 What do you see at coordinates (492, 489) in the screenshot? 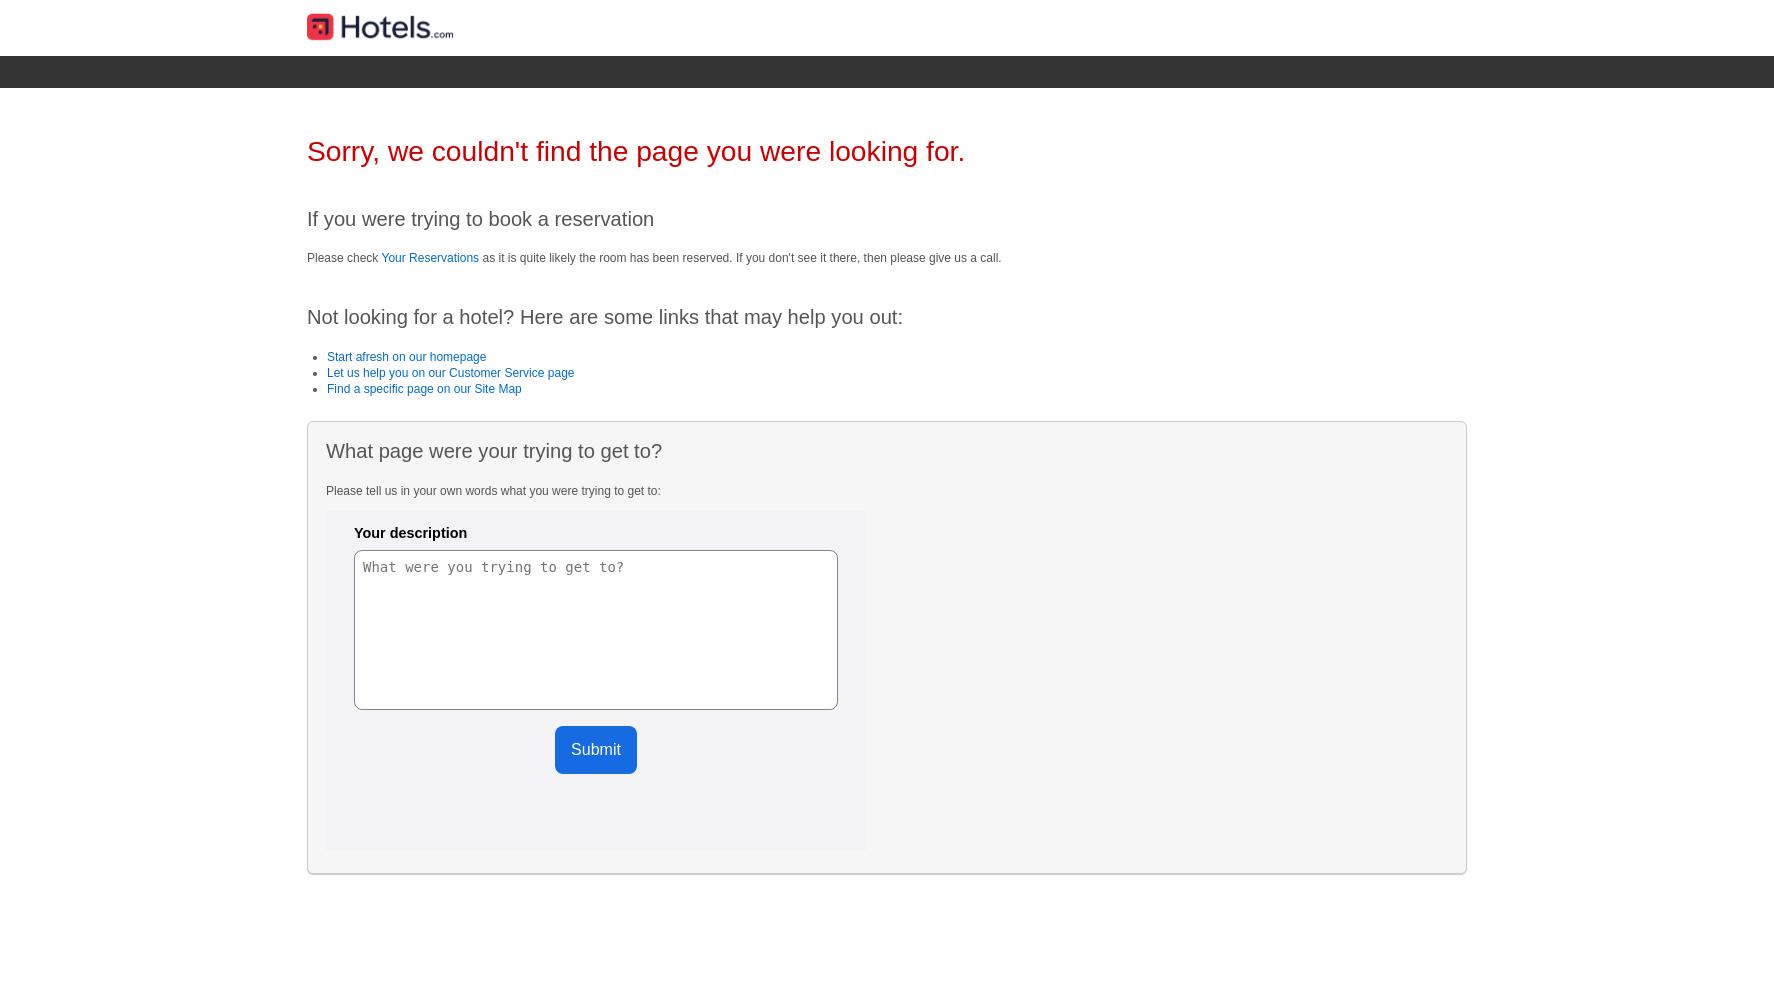
I see `'Please tell us in your own words what you were trying to get to:'` at bounding box center [492, 489].